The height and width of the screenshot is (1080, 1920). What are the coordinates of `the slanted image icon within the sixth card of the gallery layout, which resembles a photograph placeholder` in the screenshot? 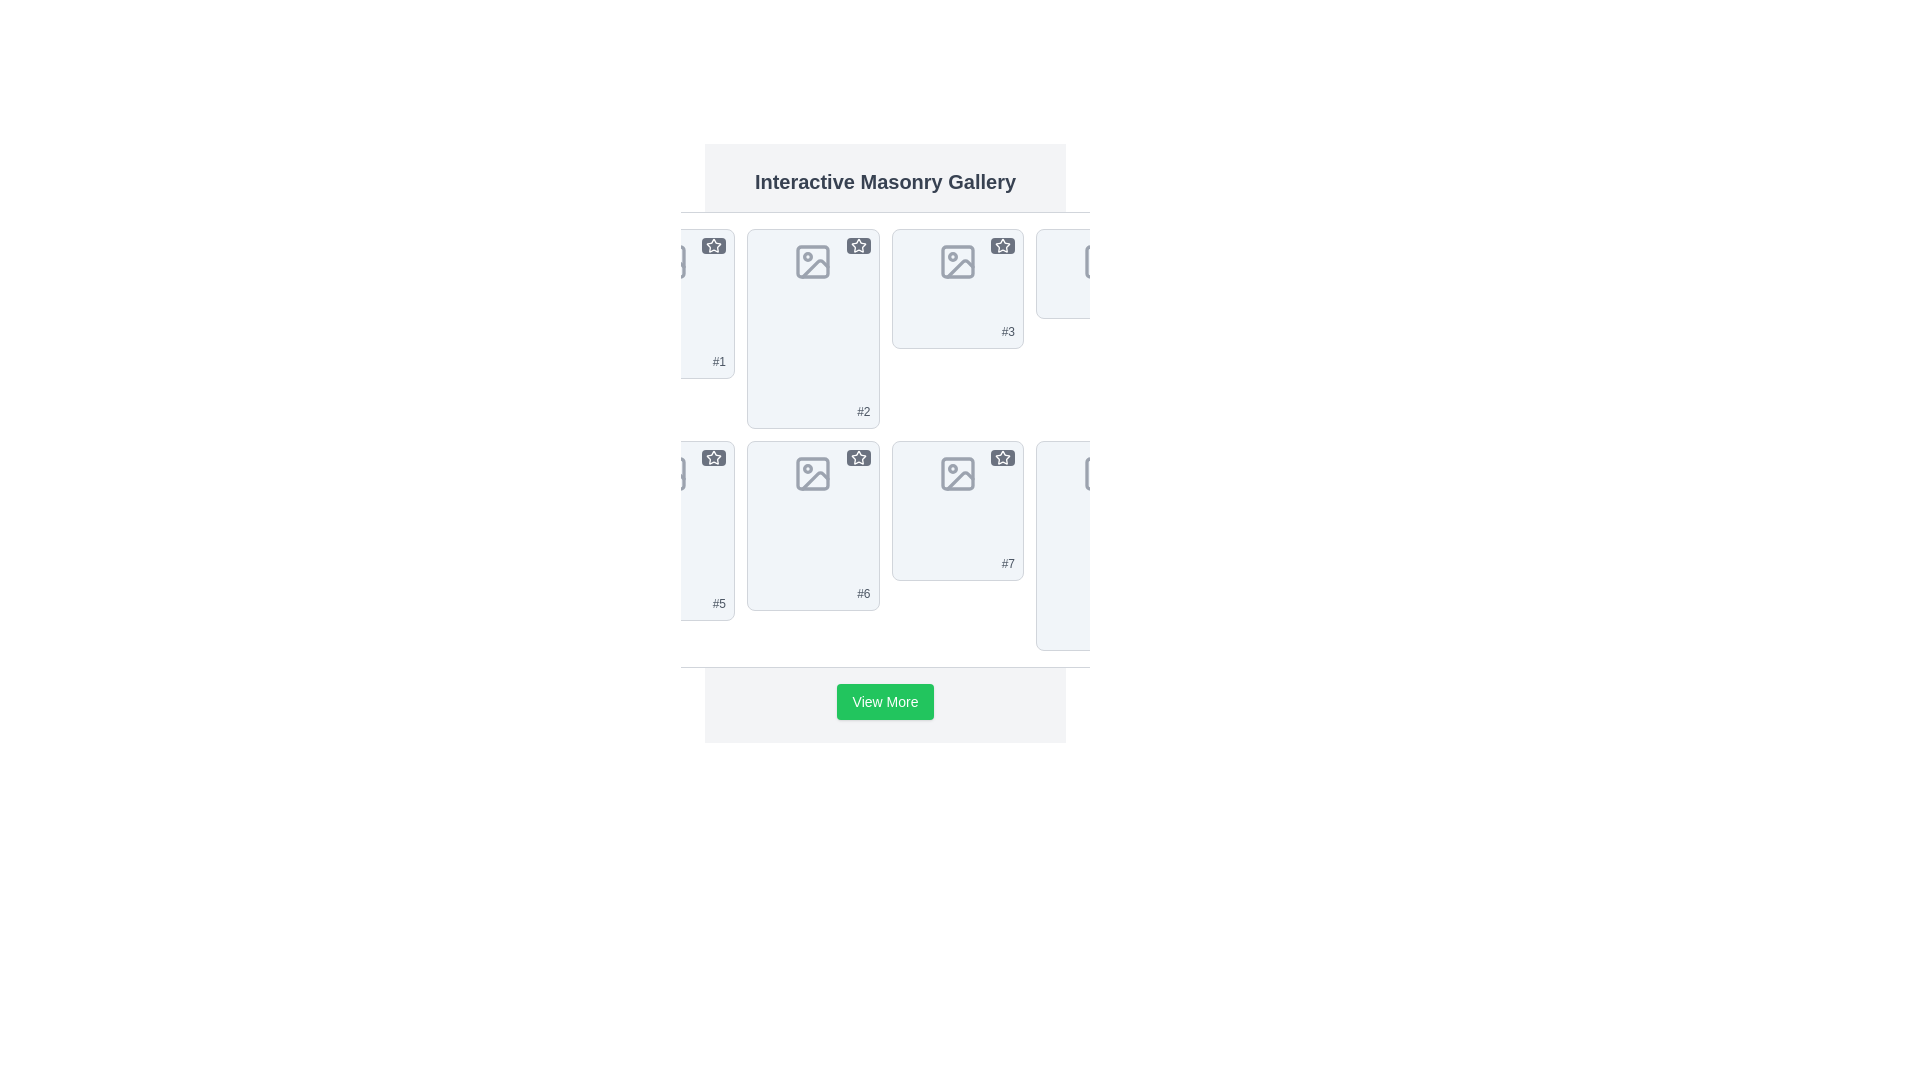 It's located at (815, 480).